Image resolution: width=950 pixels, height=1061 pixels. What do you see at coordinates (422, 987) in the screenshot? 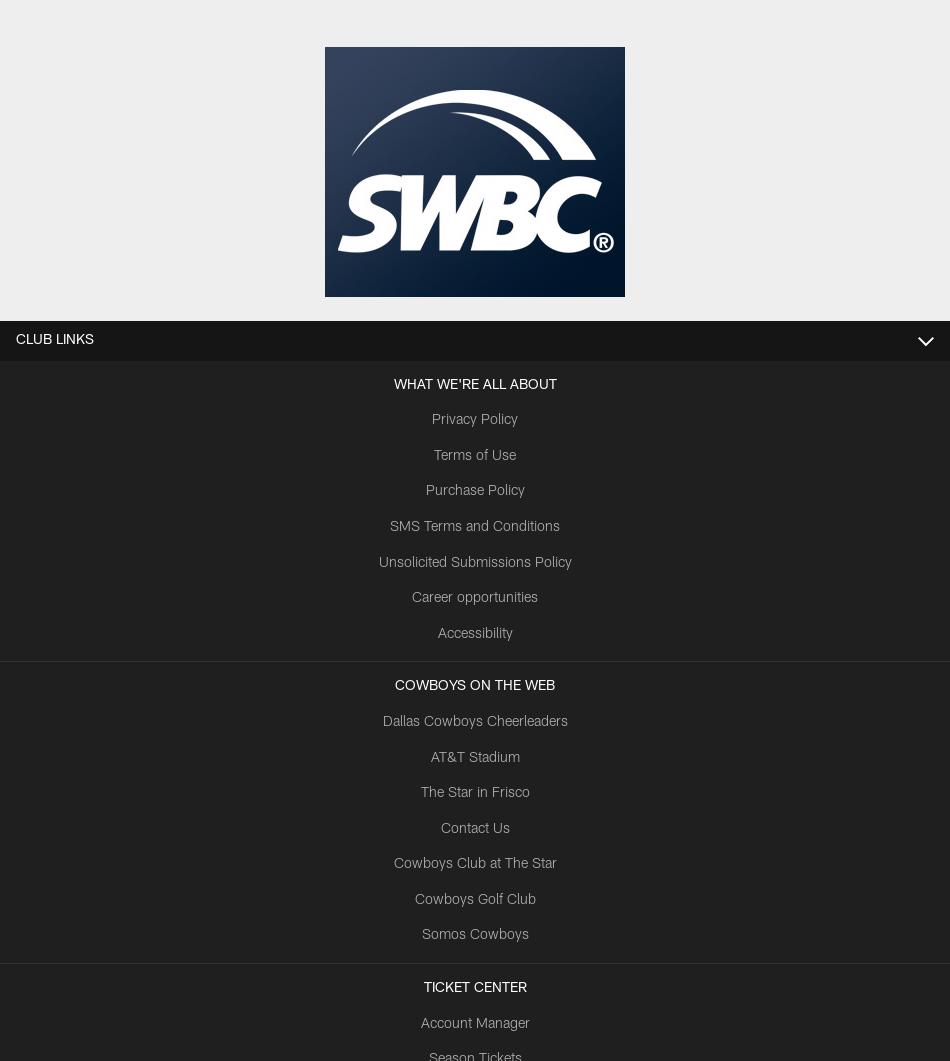
I see `'TICKET CENTER'` at bounding box center [422, 987].